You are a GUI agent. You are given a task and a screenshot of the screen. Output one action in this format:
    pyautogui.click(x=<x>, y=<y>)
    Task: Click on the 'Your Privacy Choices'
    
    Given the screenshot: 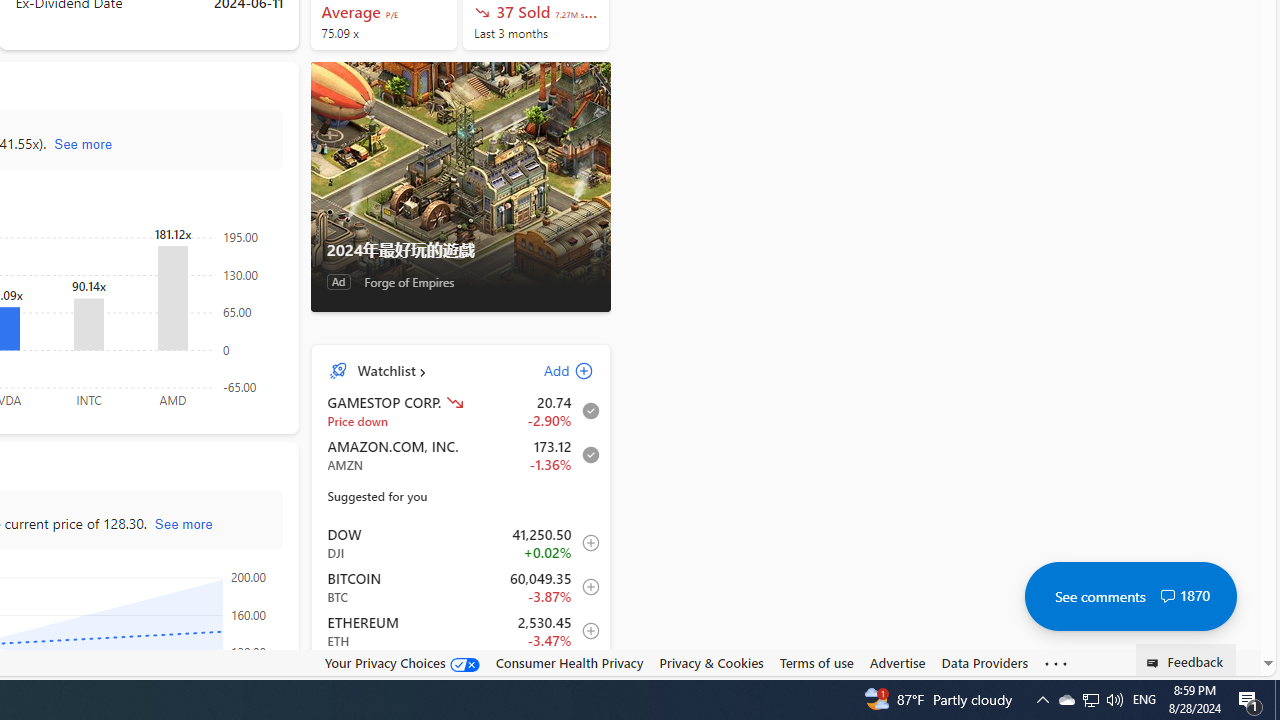 What is the action you would take?
    pyautogui.click(x=400, y=663)
    